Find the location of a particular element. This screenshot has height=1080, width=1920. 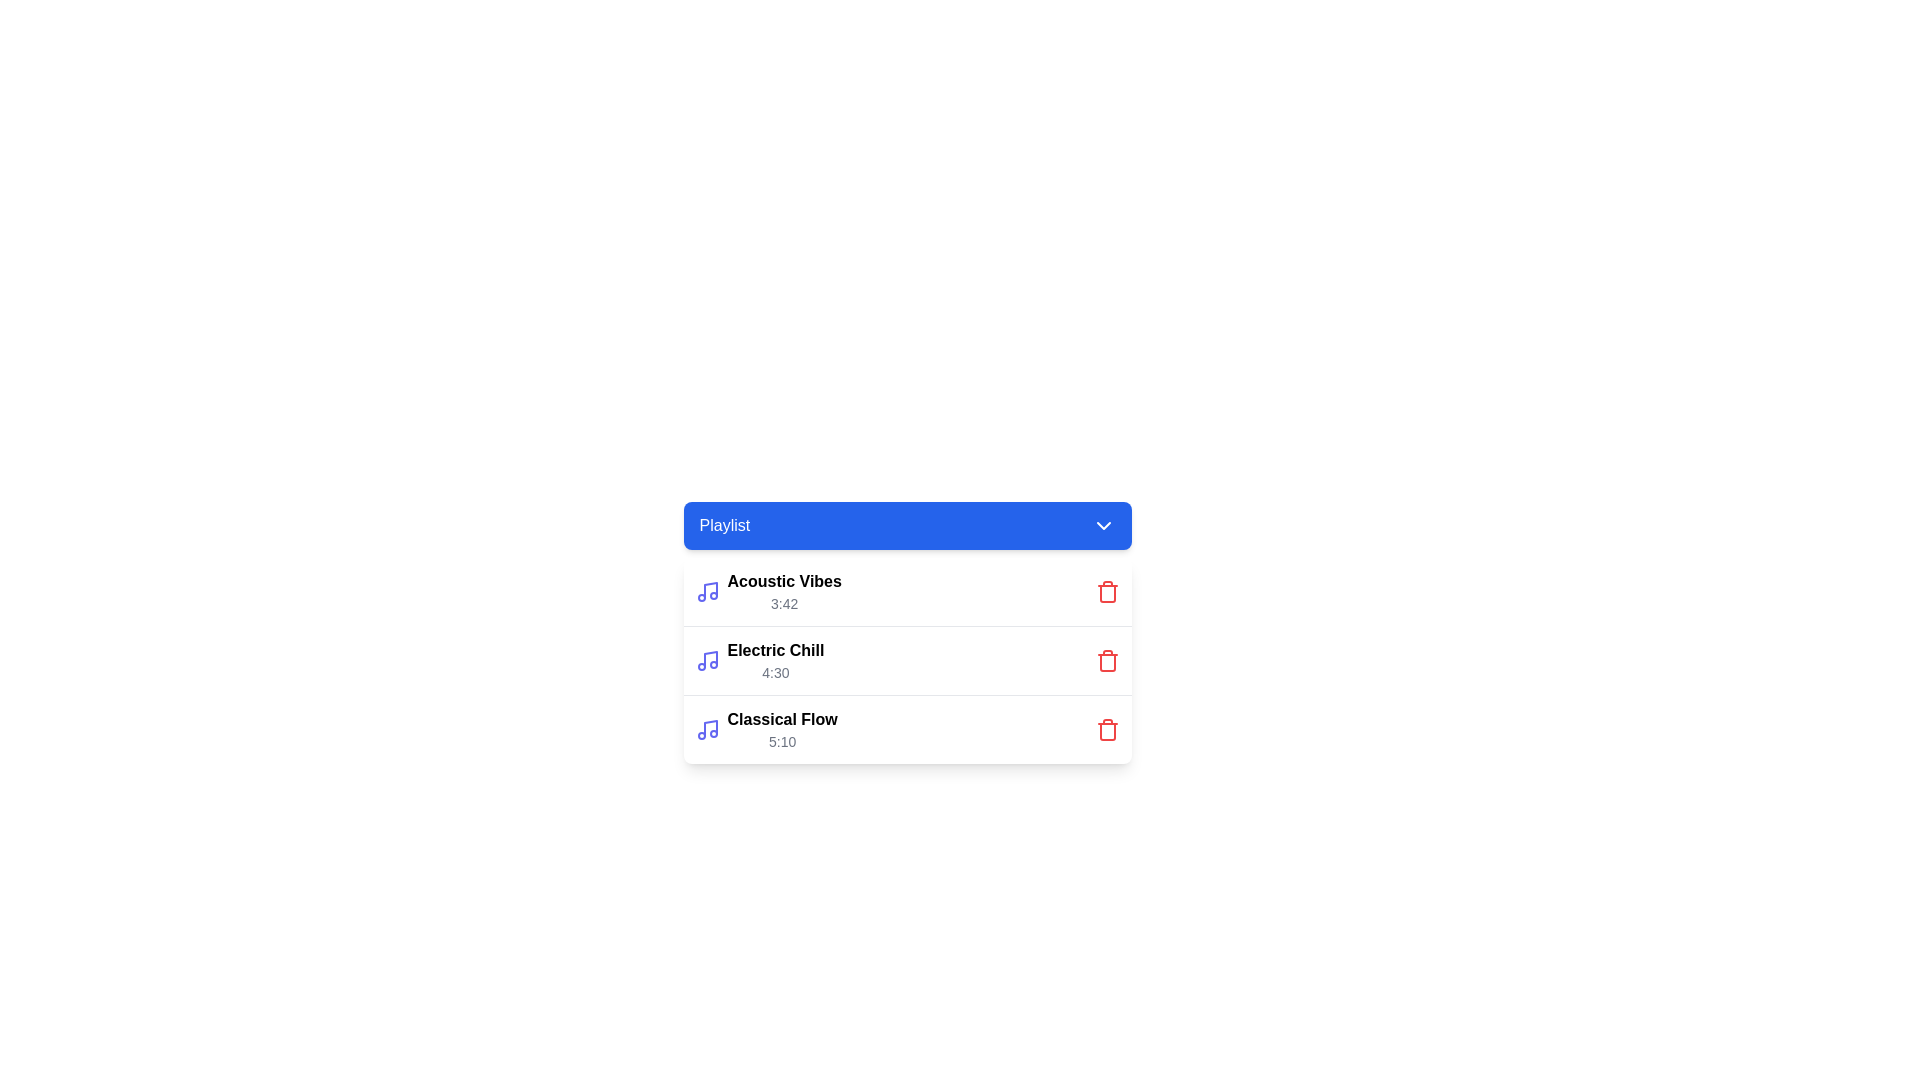

text displayed in the third item of the playlist under the 'Playlist' section, which provides information about a specific song, including its title and duration is located at coordinates (781, 729).